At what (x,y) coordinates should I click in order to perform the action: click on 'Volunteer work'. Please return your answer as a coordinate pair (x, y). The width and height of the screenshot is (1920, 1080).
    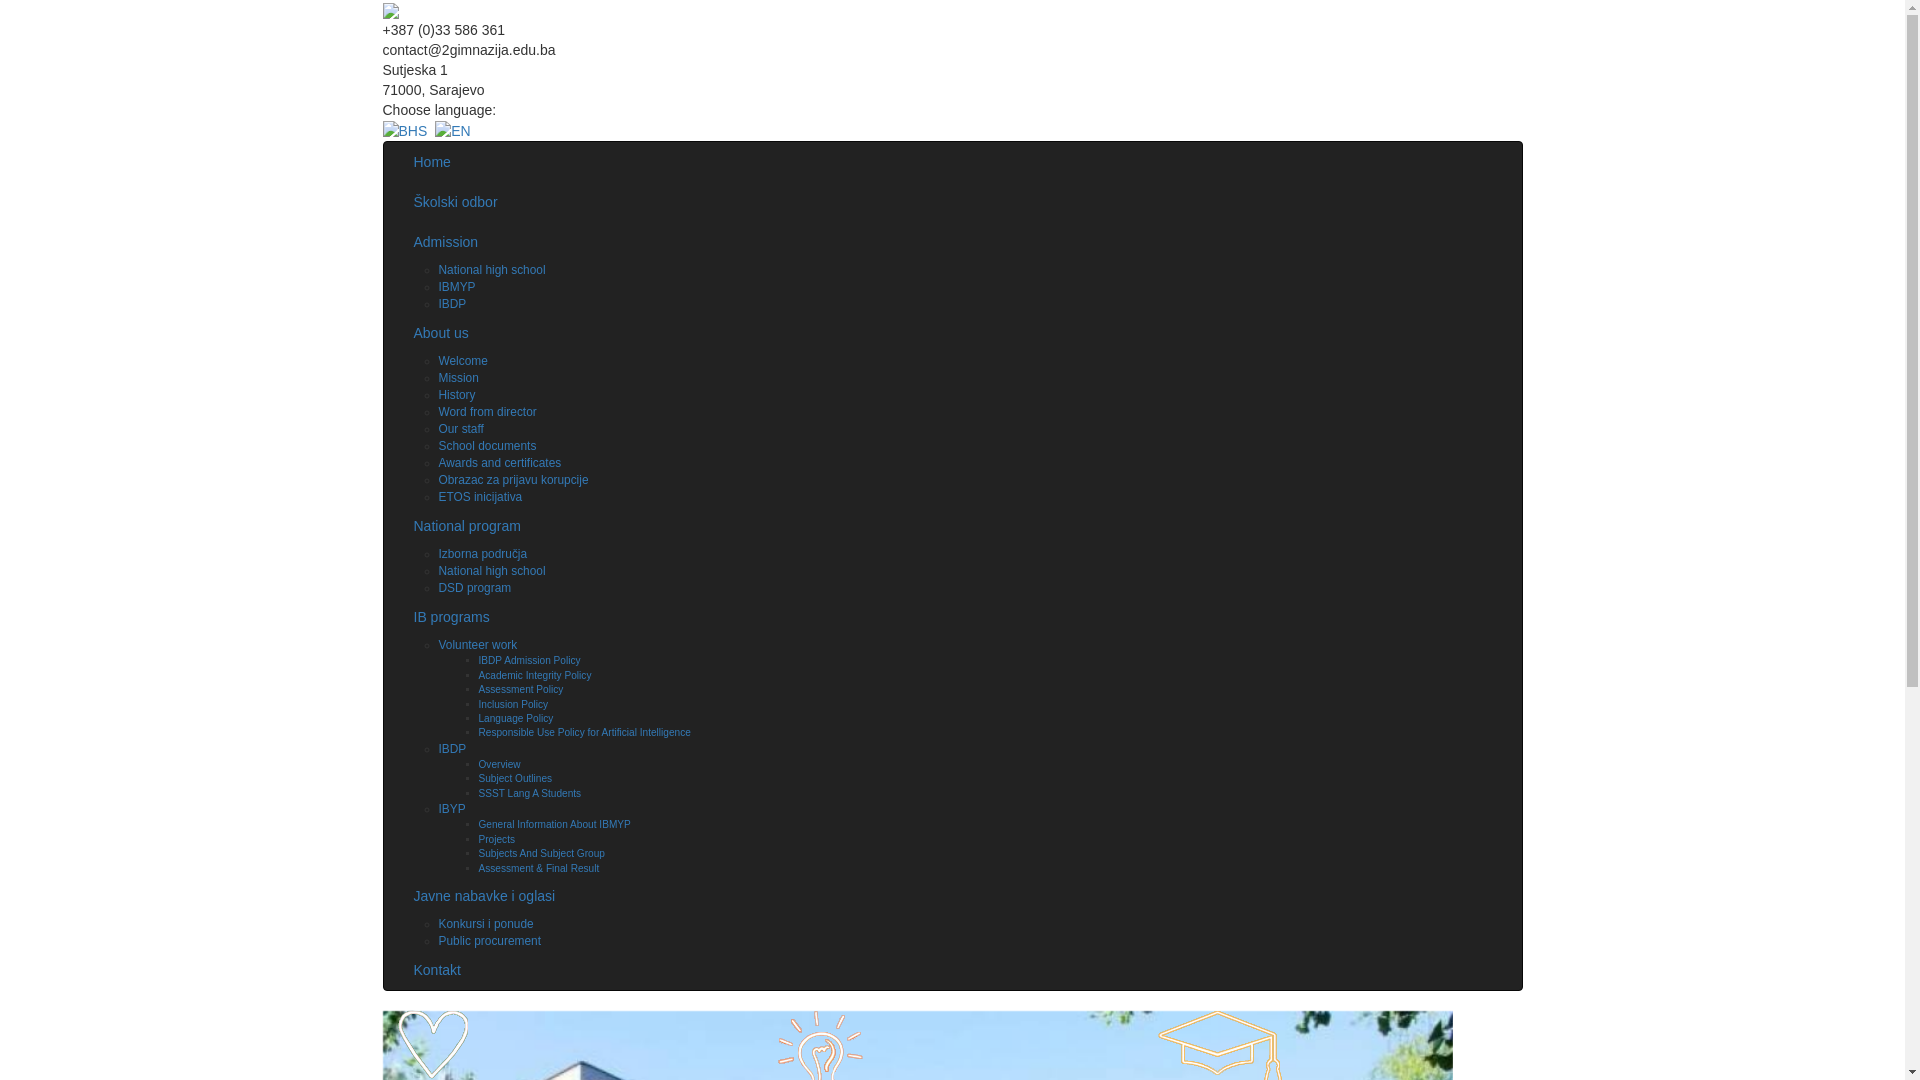
    Looking at the image, I should click on (476, 644).